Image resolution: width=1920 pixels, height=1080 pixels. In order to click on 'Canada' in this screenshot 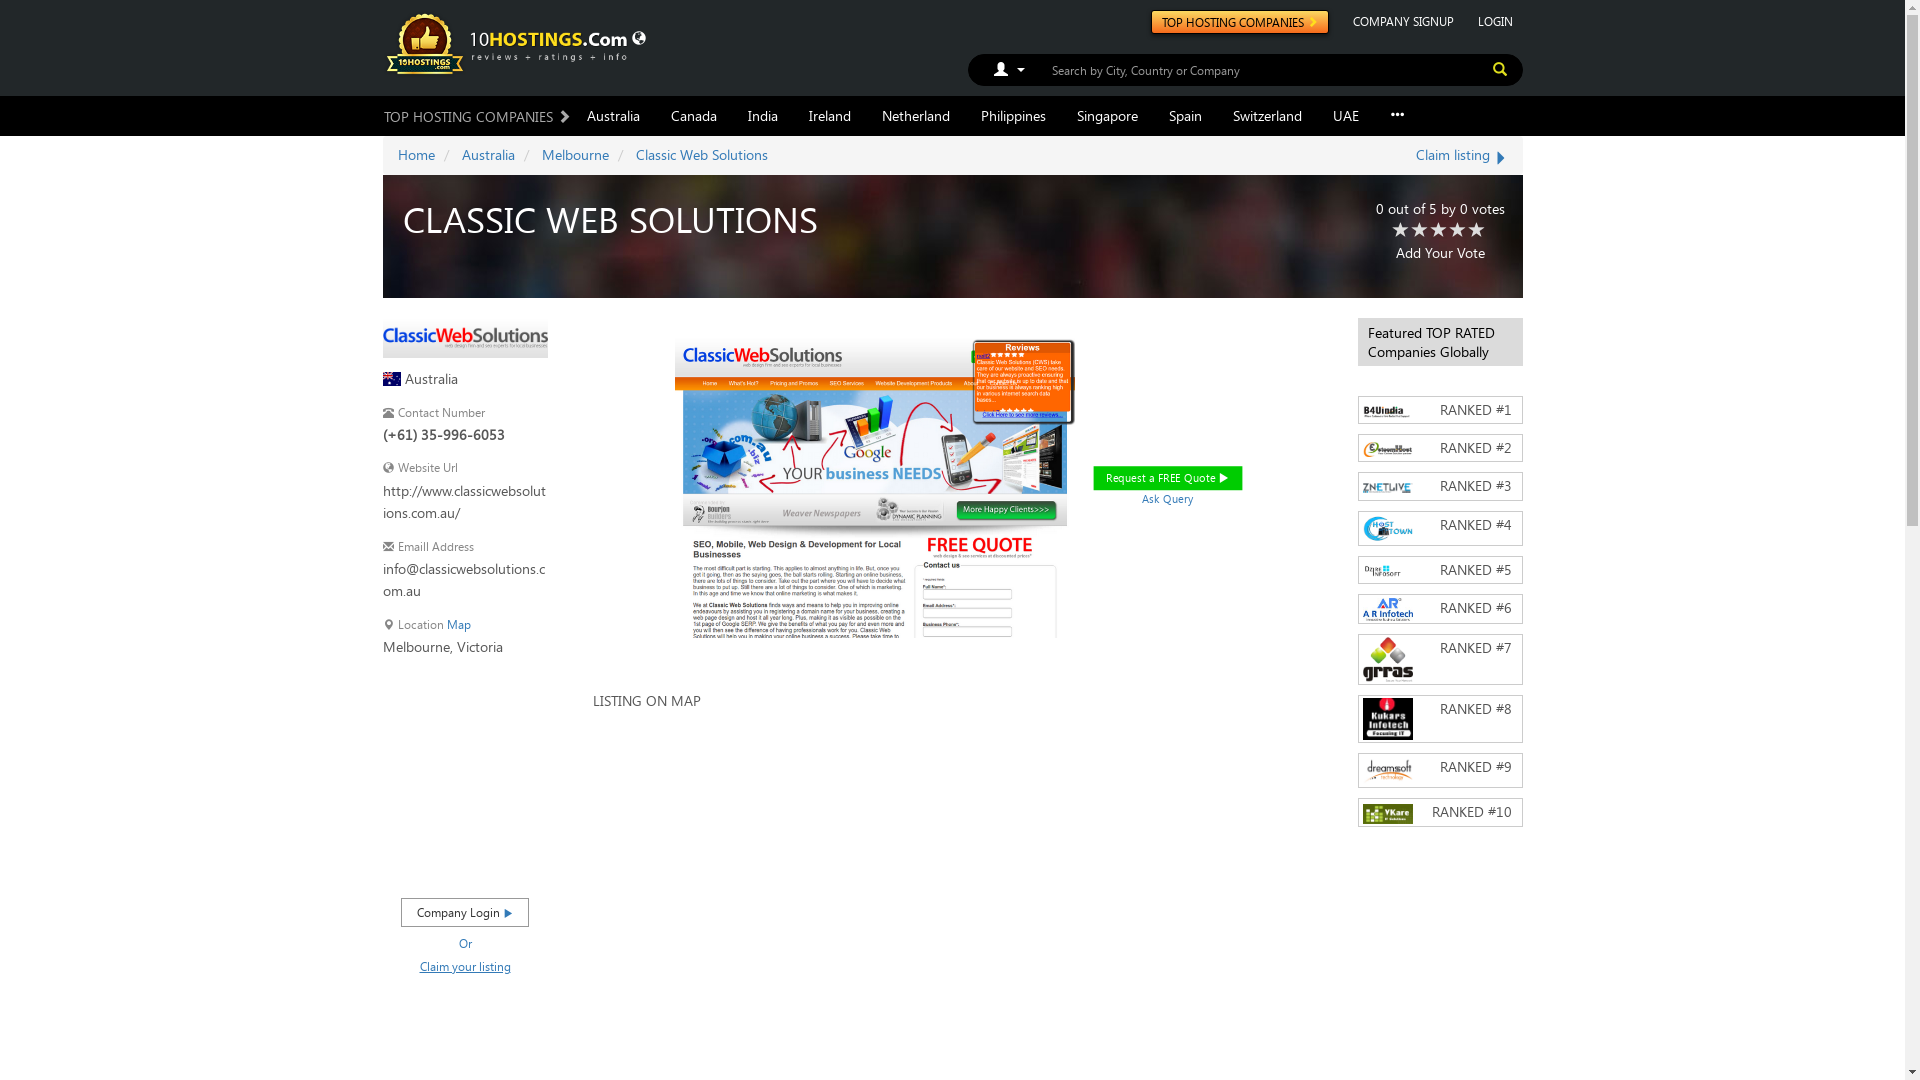, I will do `click(694, 115)`.